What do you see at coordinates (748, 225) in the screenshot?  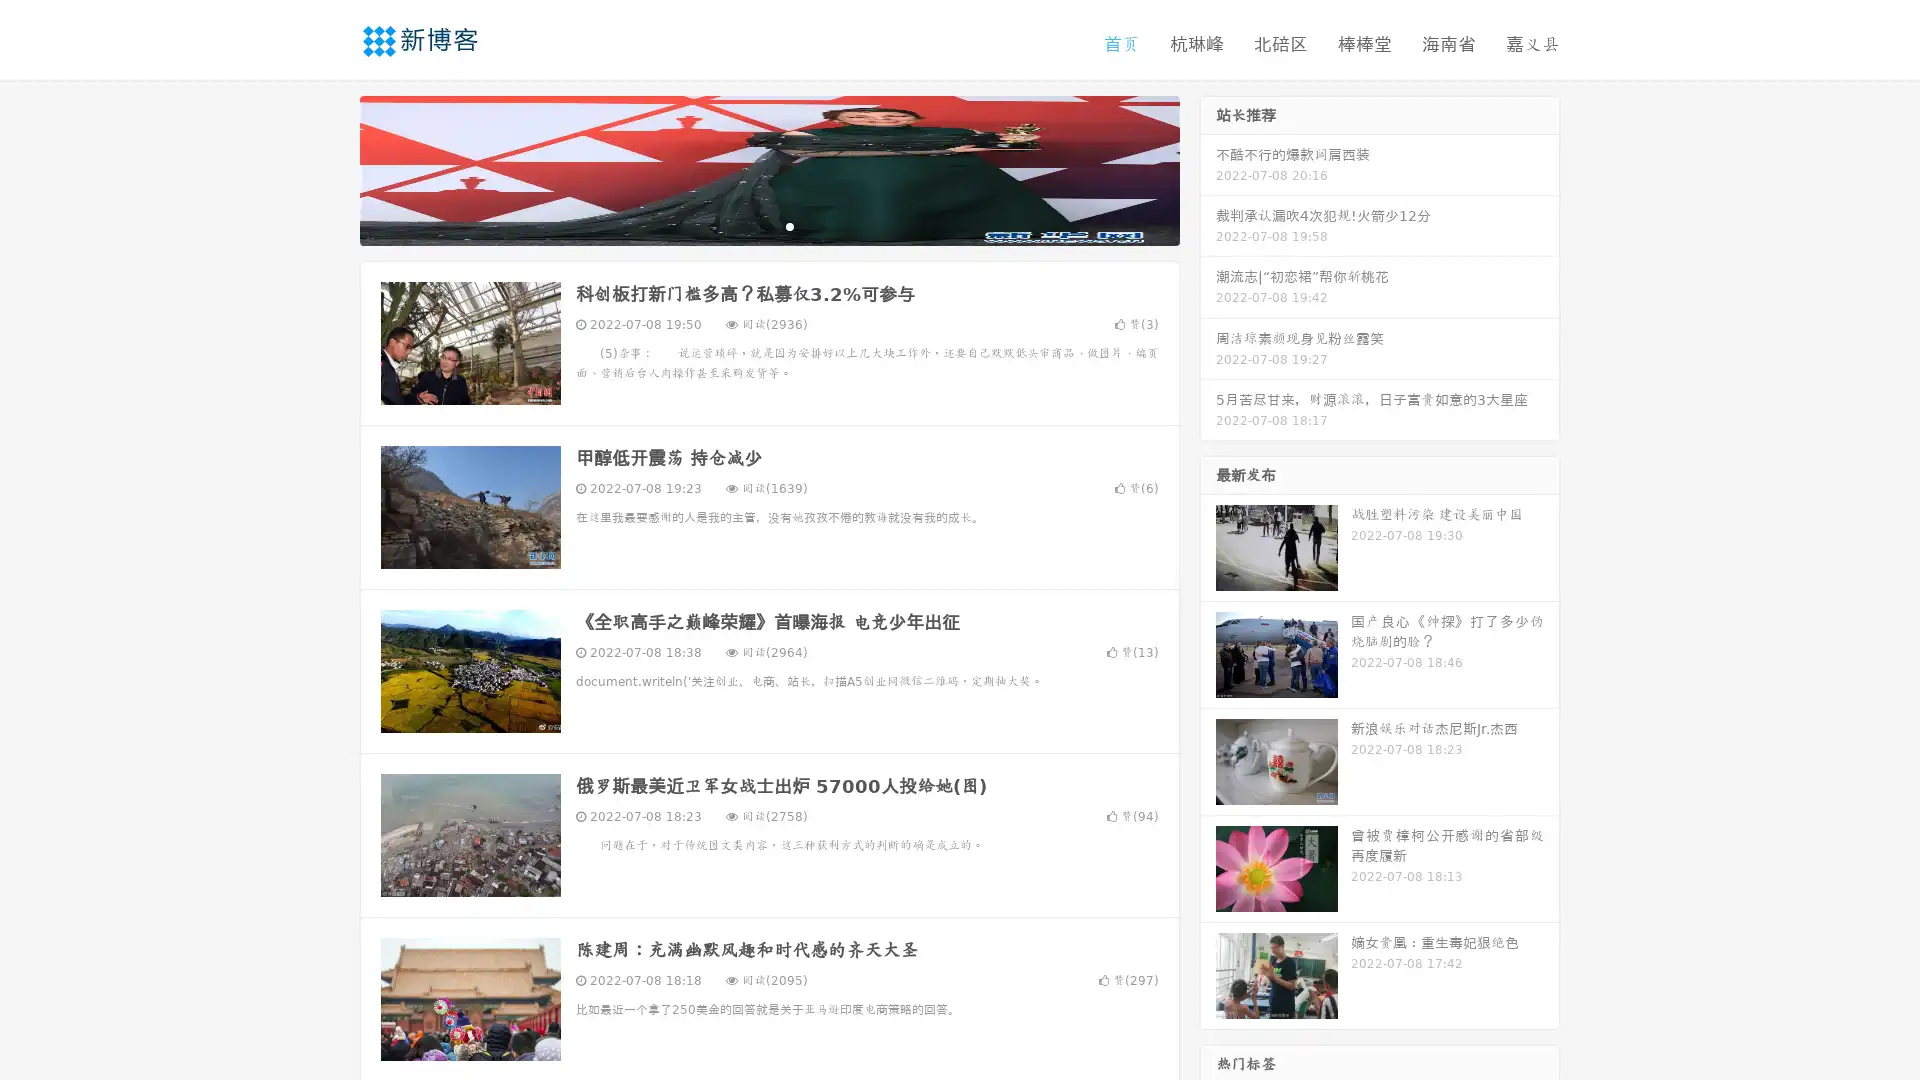 I see `Go to slide 1` at bounding box center [748, 225].